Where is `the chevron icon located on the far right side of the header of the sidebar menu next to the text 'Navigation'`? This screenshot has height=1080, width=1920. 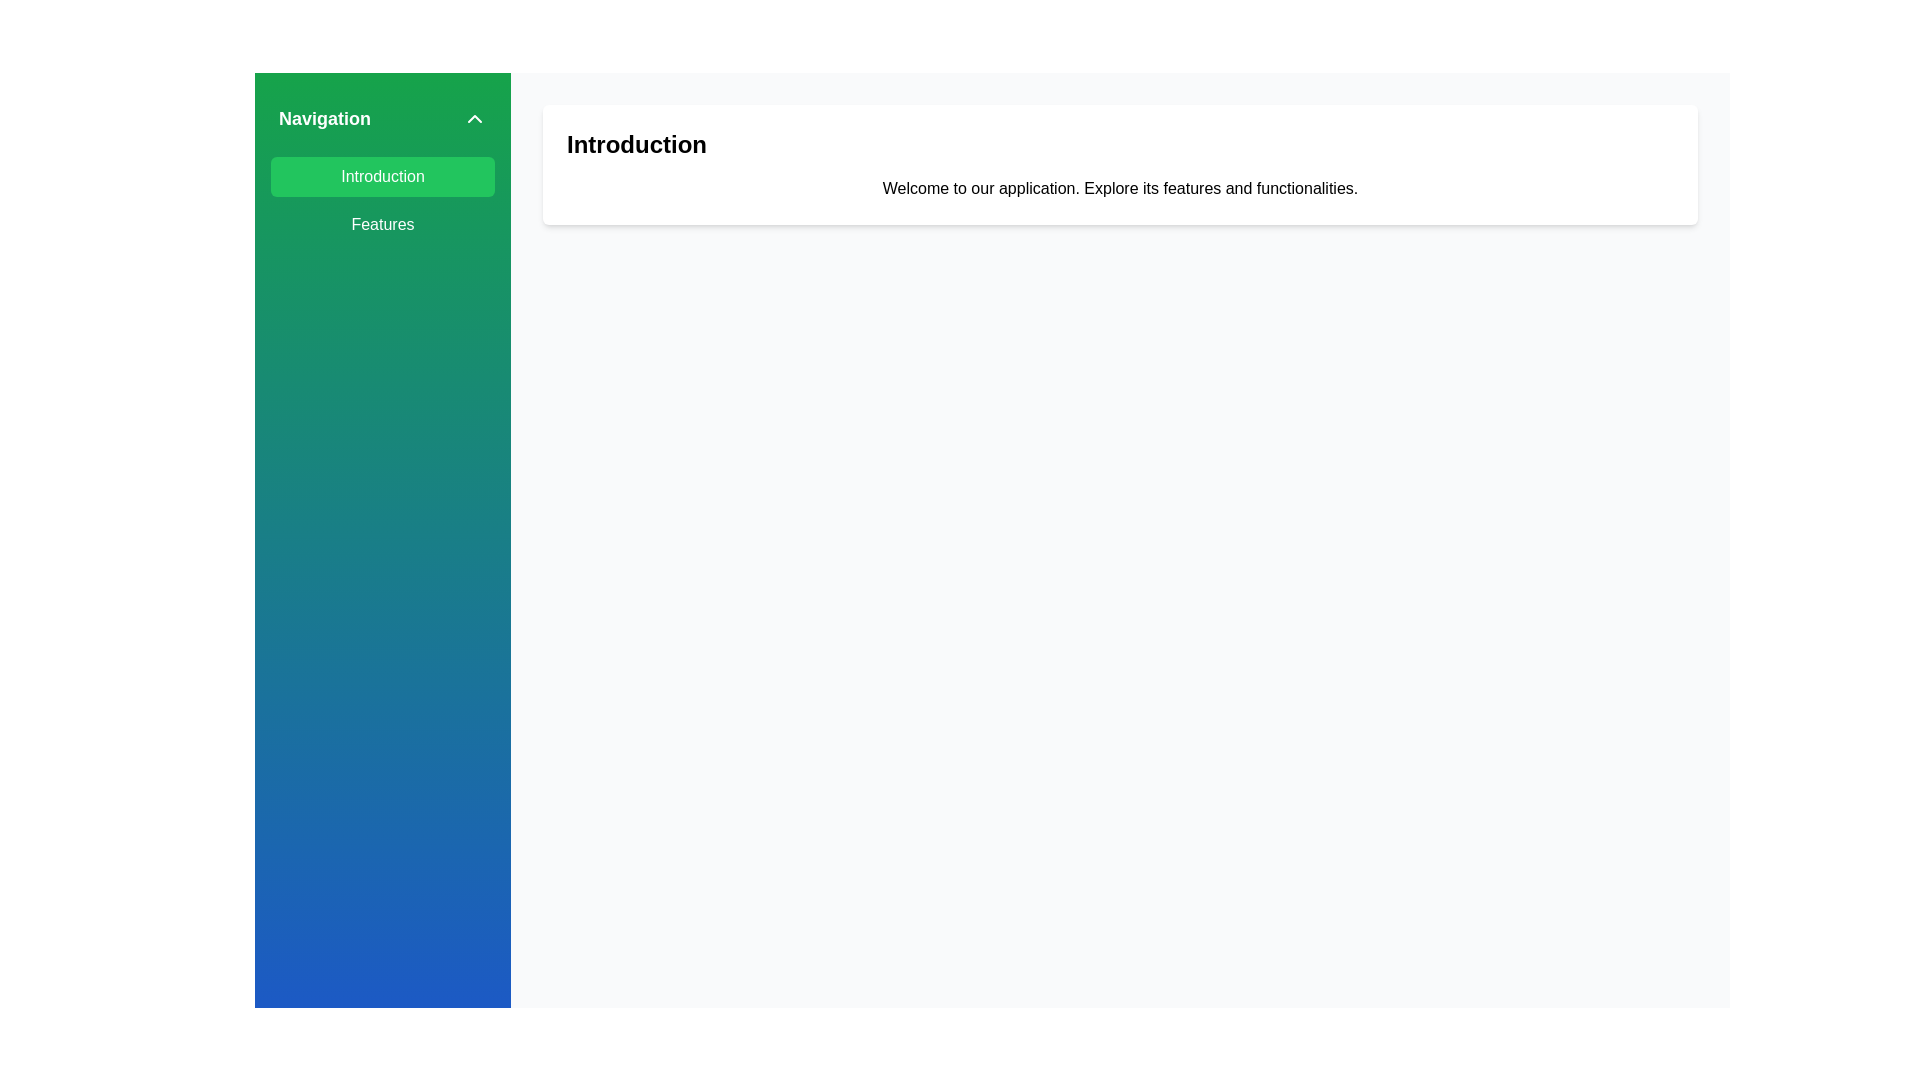
the chevron icon located on the far right side of the header of the sidebar menu next to the text 'Navigation' is located at coordinates (474, 119).